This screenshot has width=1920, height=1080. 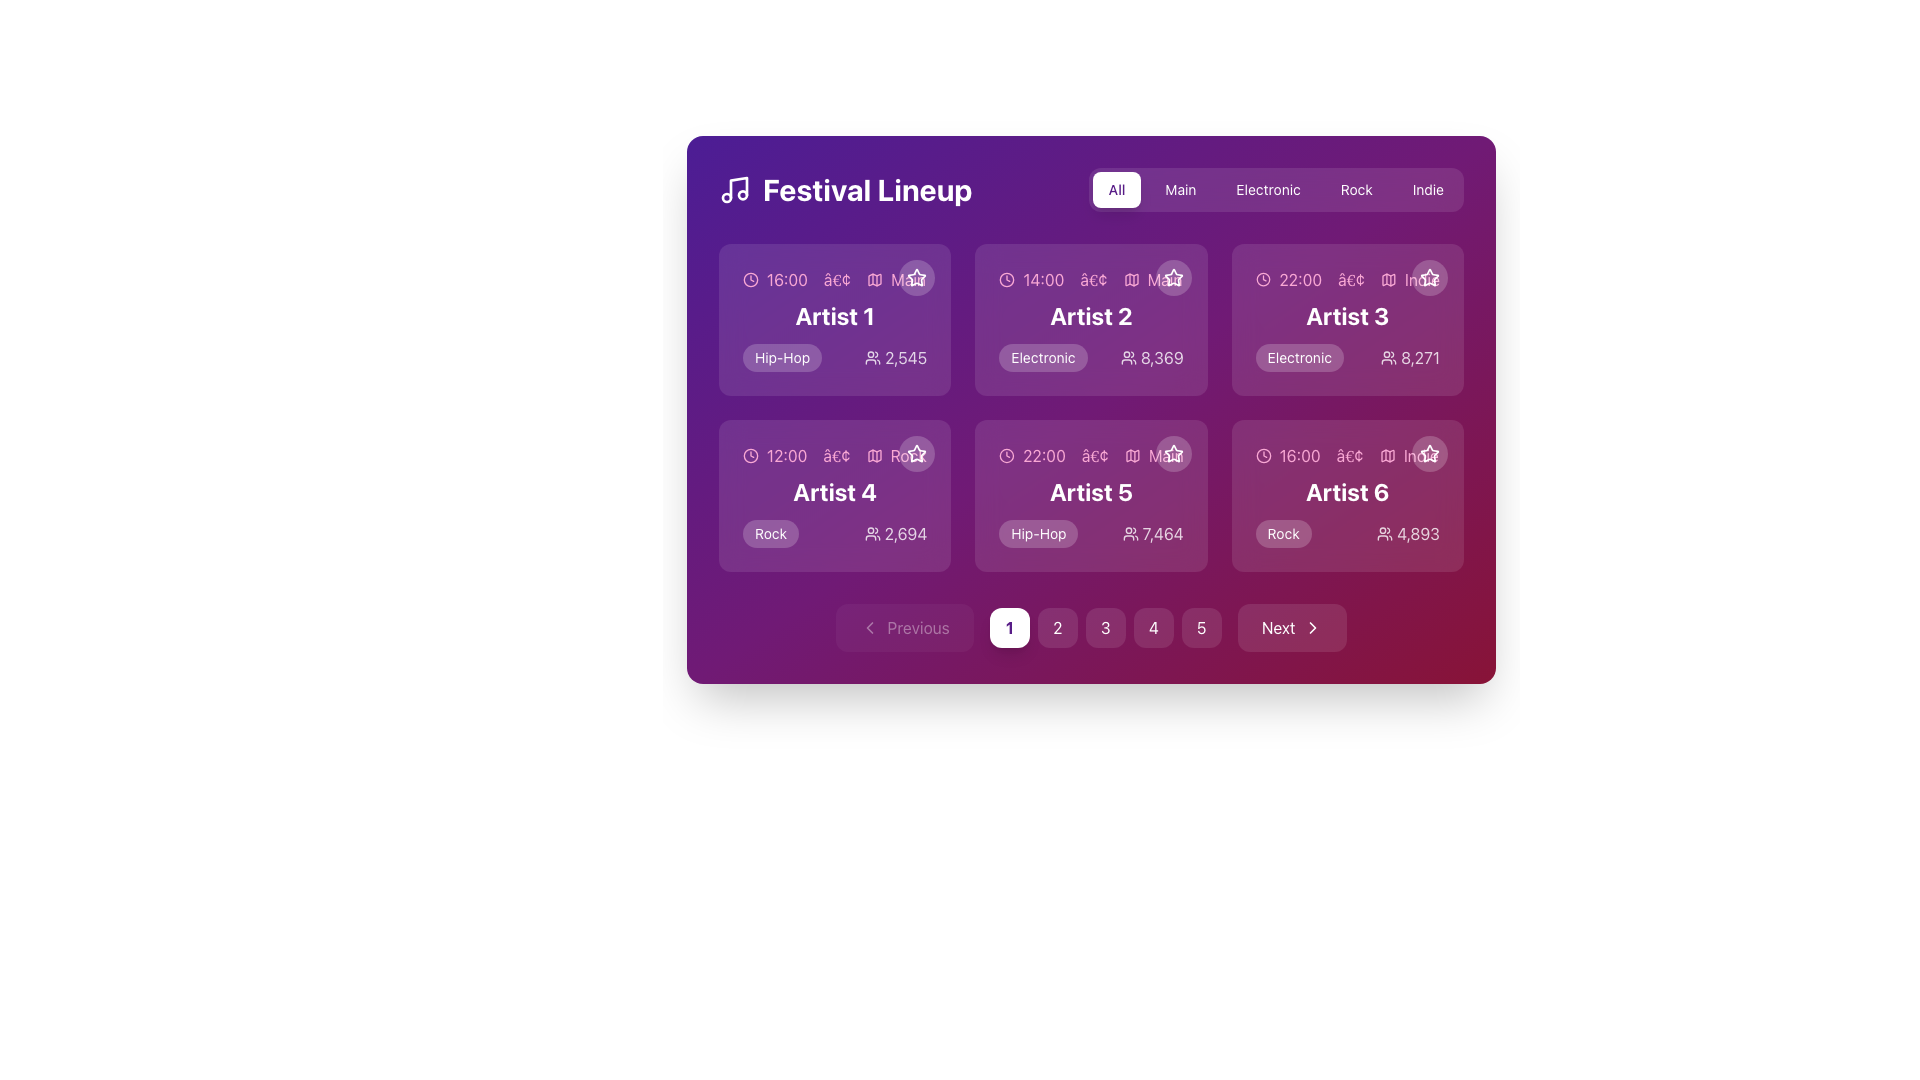 What do you see at coordinates (1007, 455) in the screenshot?
I see `the SVG clock icon circle for 'Artist 5' to display more information` at bounding box center [1007, 455].